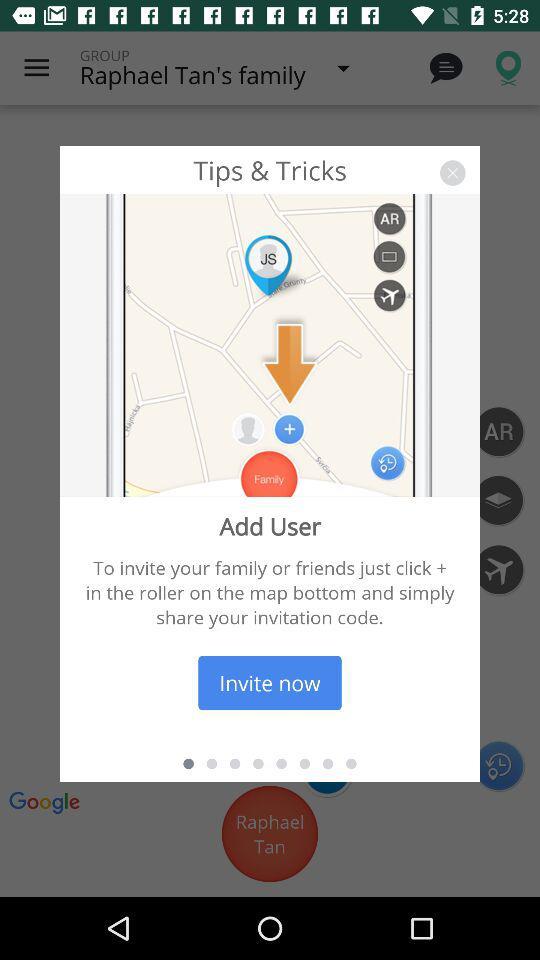  What do you see at coordinates (452, 172) in the screenshot?
I see `the item at the top right corner` at bounding box center [452, 172].